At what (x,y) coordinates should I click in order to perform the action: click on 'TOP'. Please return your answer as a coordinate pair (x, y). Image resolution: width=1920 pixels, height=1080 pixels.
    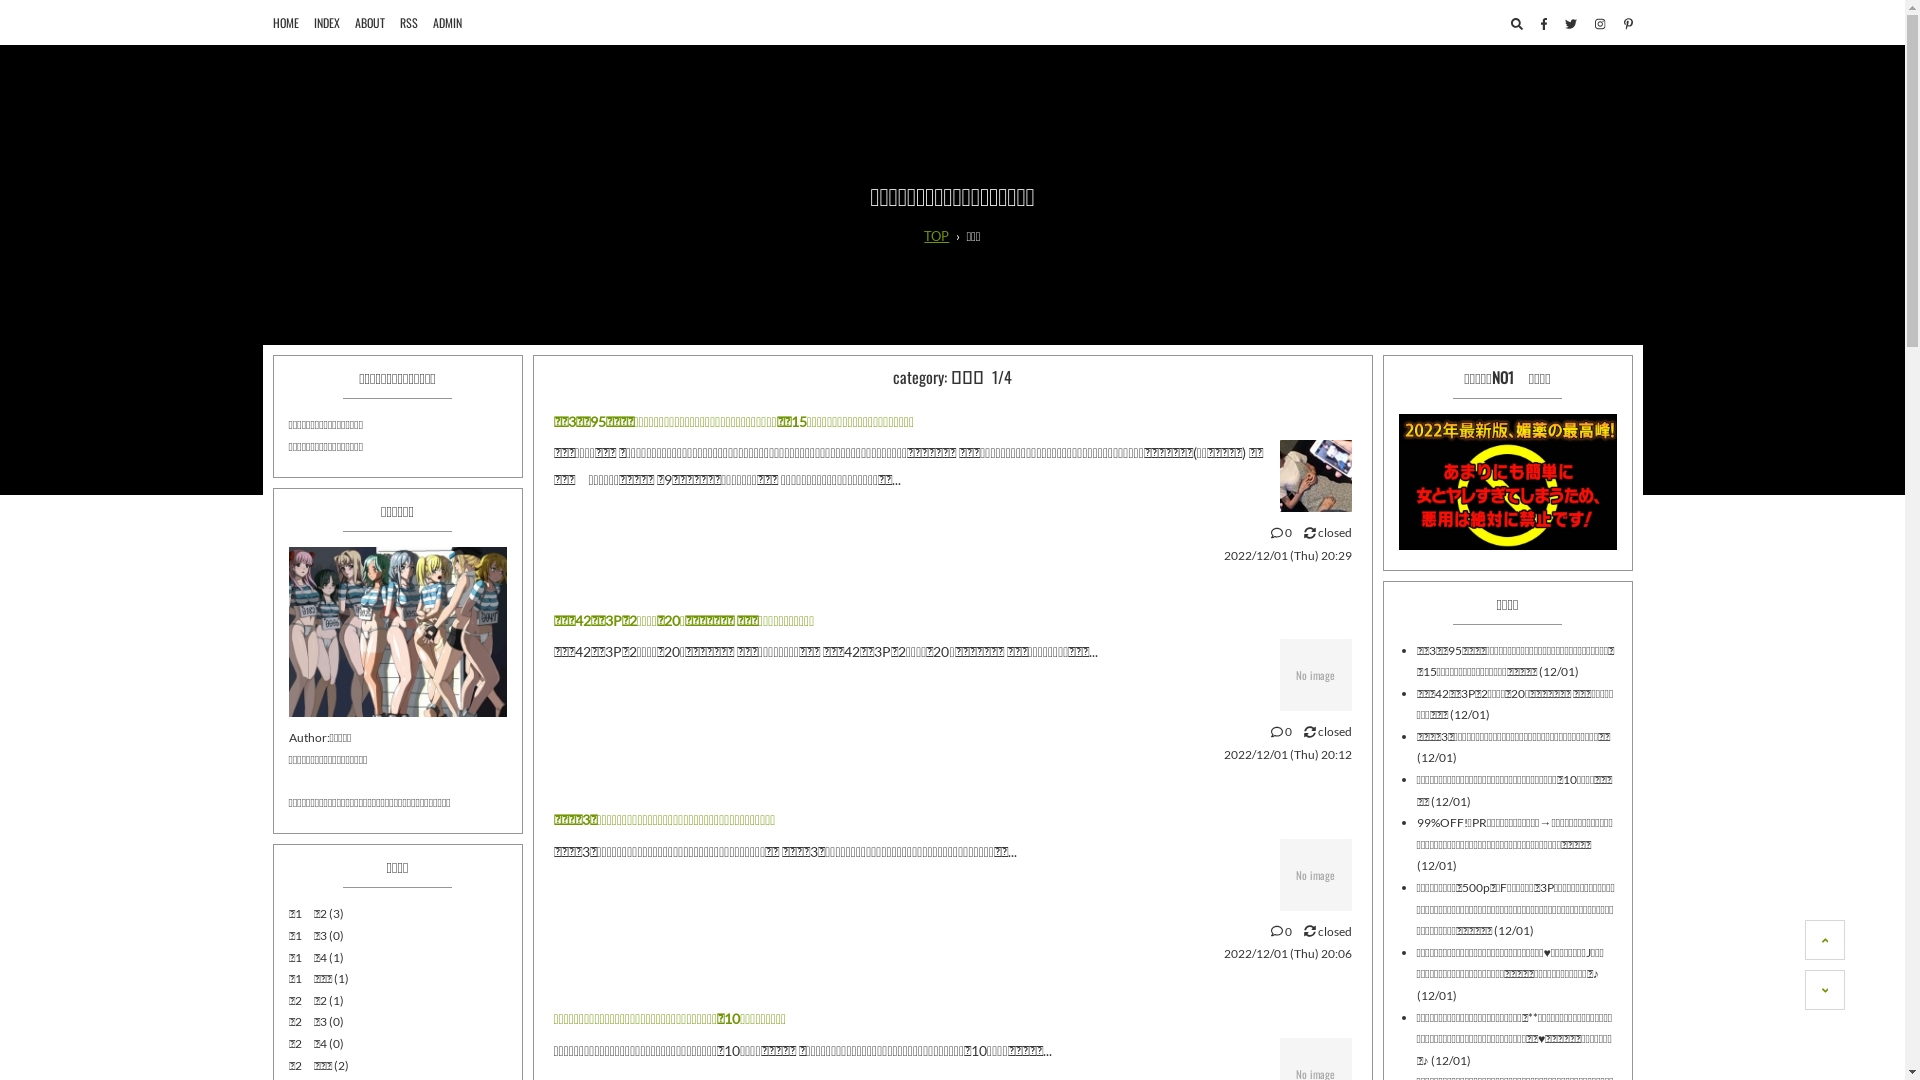
    Looking at the image, I should click on (935, 234).